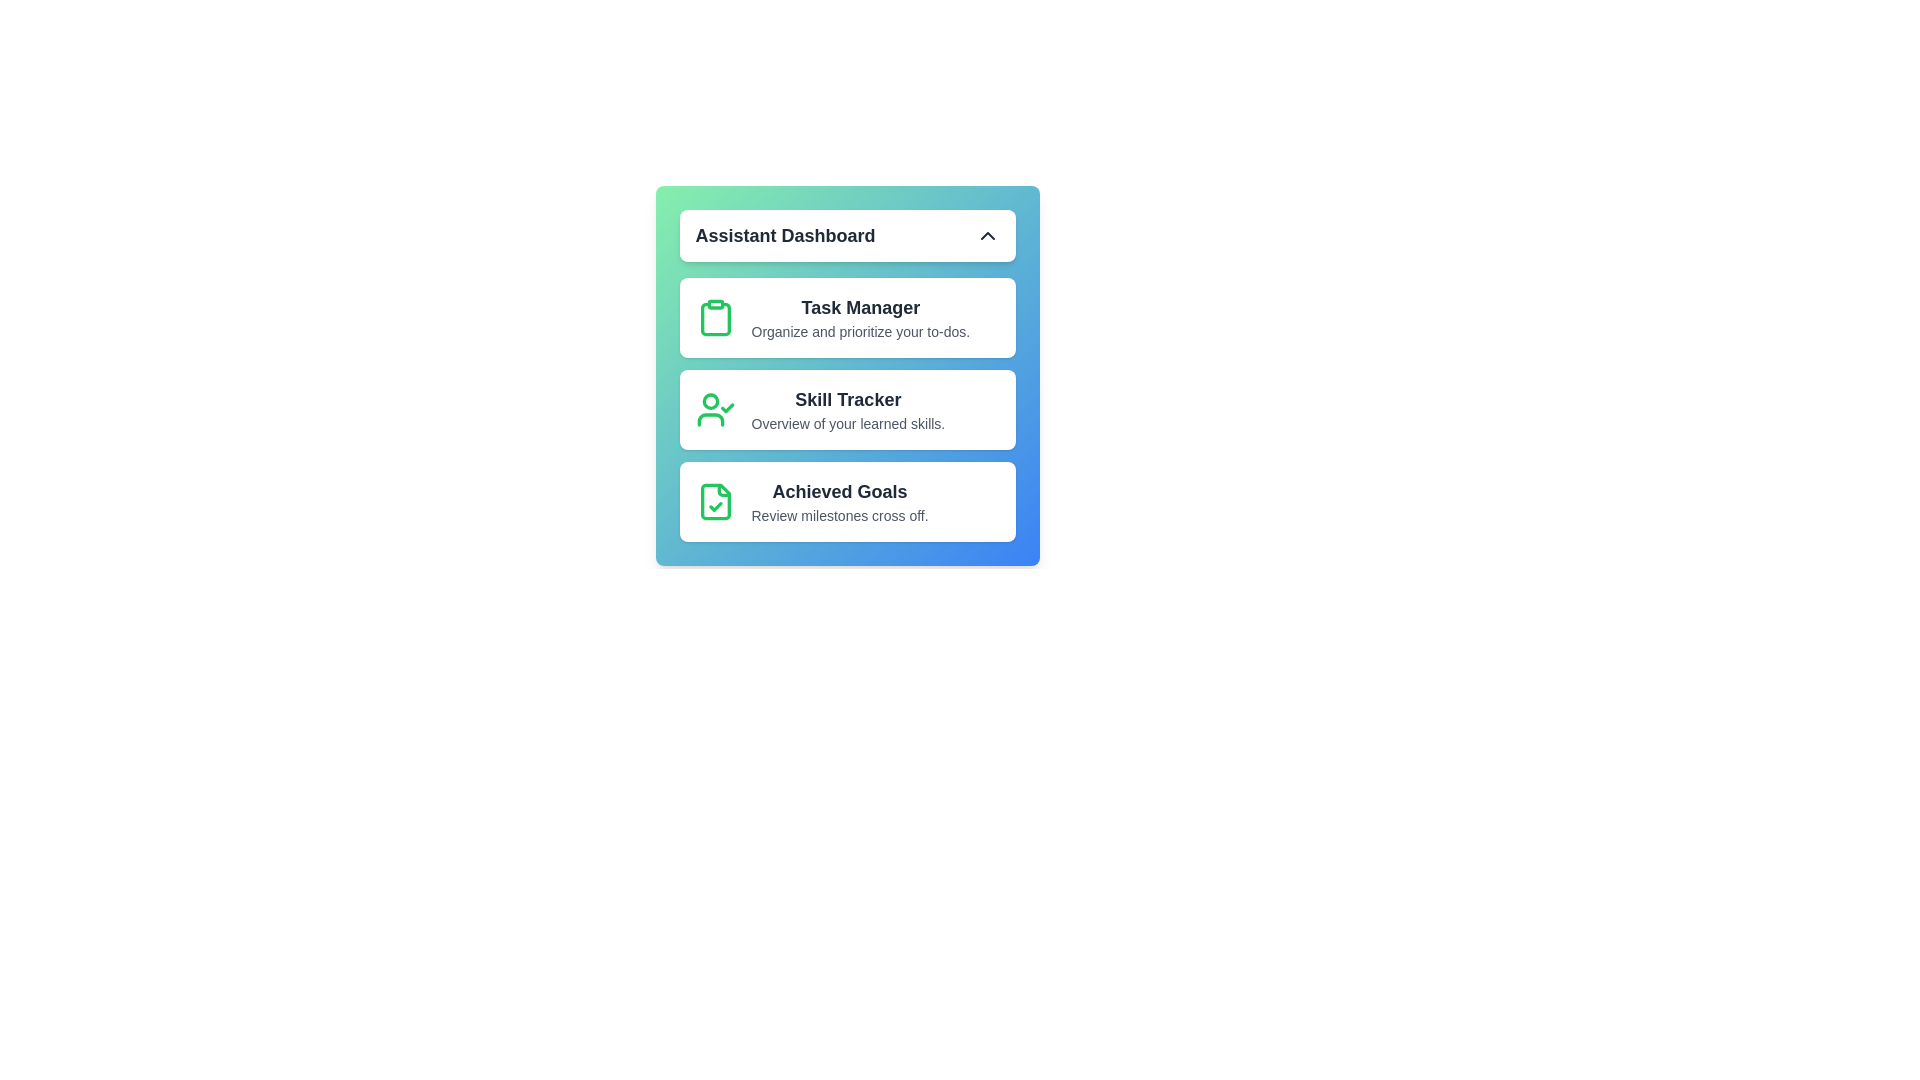 The image size is (1920, 1080). What do you see at coordinates (715, 500) in the screenshot?
I see `the icon associated with the Achieved Goals option` at bounding box center [715, 500].